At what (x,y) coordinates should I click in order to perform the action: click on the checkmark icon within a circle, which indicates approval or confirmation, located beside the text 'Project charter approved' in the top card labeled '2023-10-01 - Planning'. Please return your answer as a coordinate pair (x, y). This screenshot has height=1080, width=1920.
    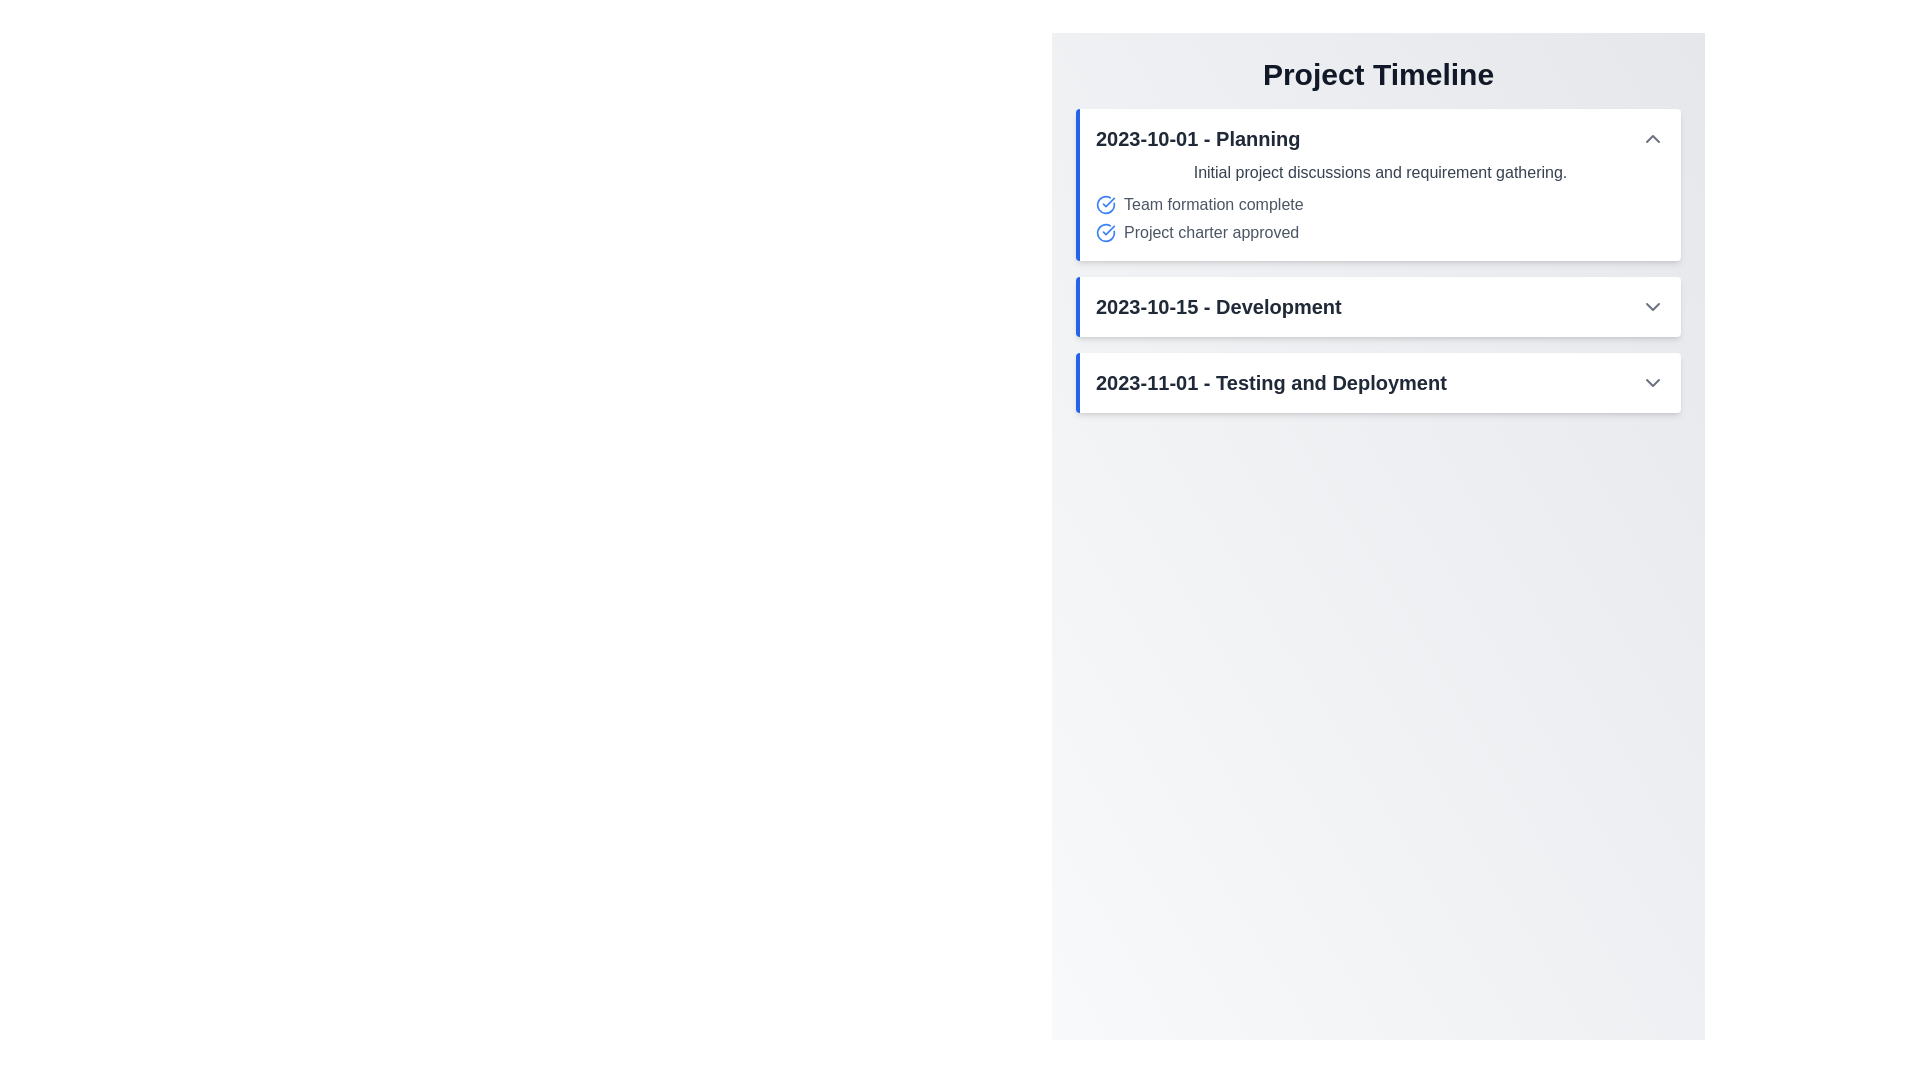
    Looking at the image, I should click on (1104, 231).